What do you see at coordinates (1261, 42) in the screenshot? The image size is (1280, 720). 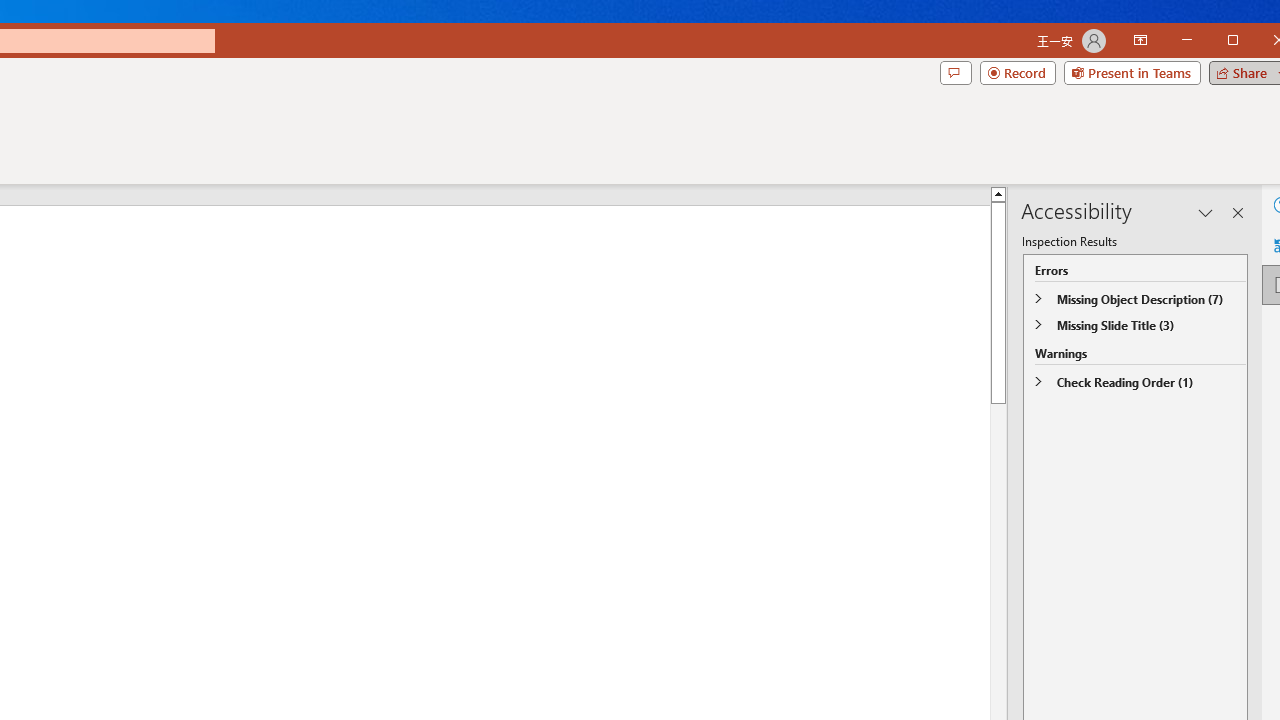 I see `'Maximize'` at bounding box center [1261, 42].